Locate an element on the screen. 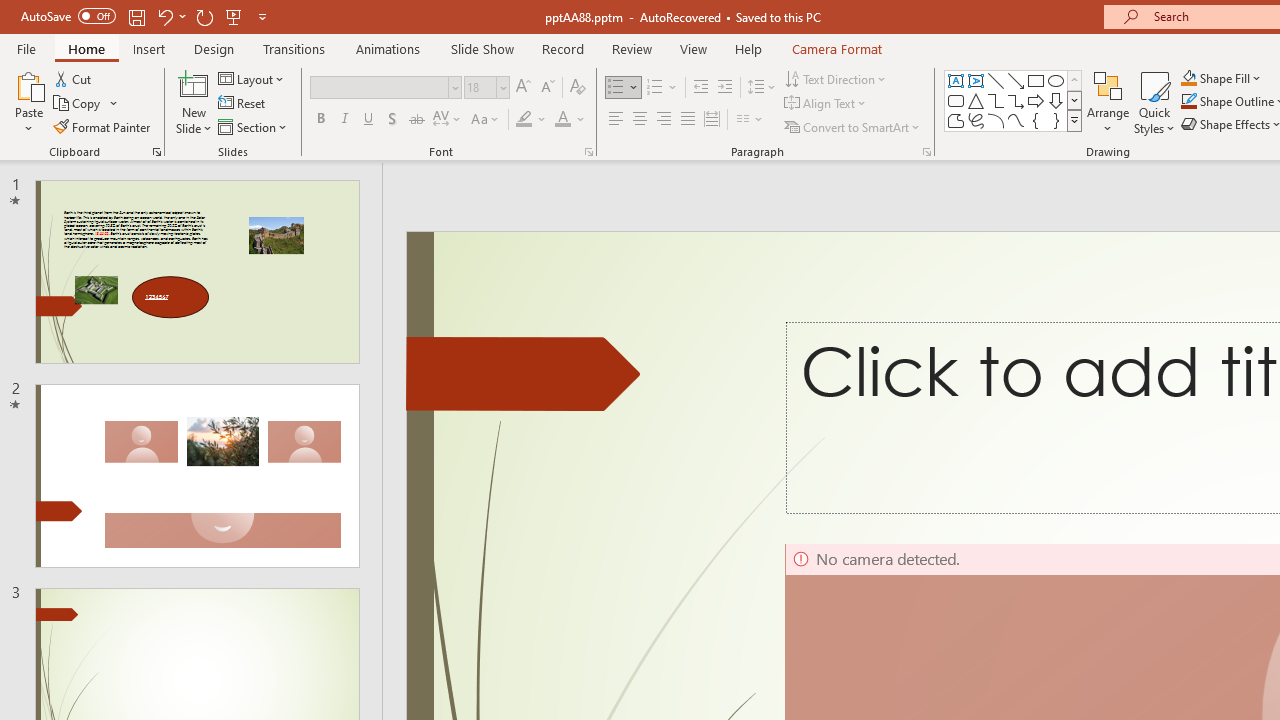  'Animations' is located at coordinates (388, 48).